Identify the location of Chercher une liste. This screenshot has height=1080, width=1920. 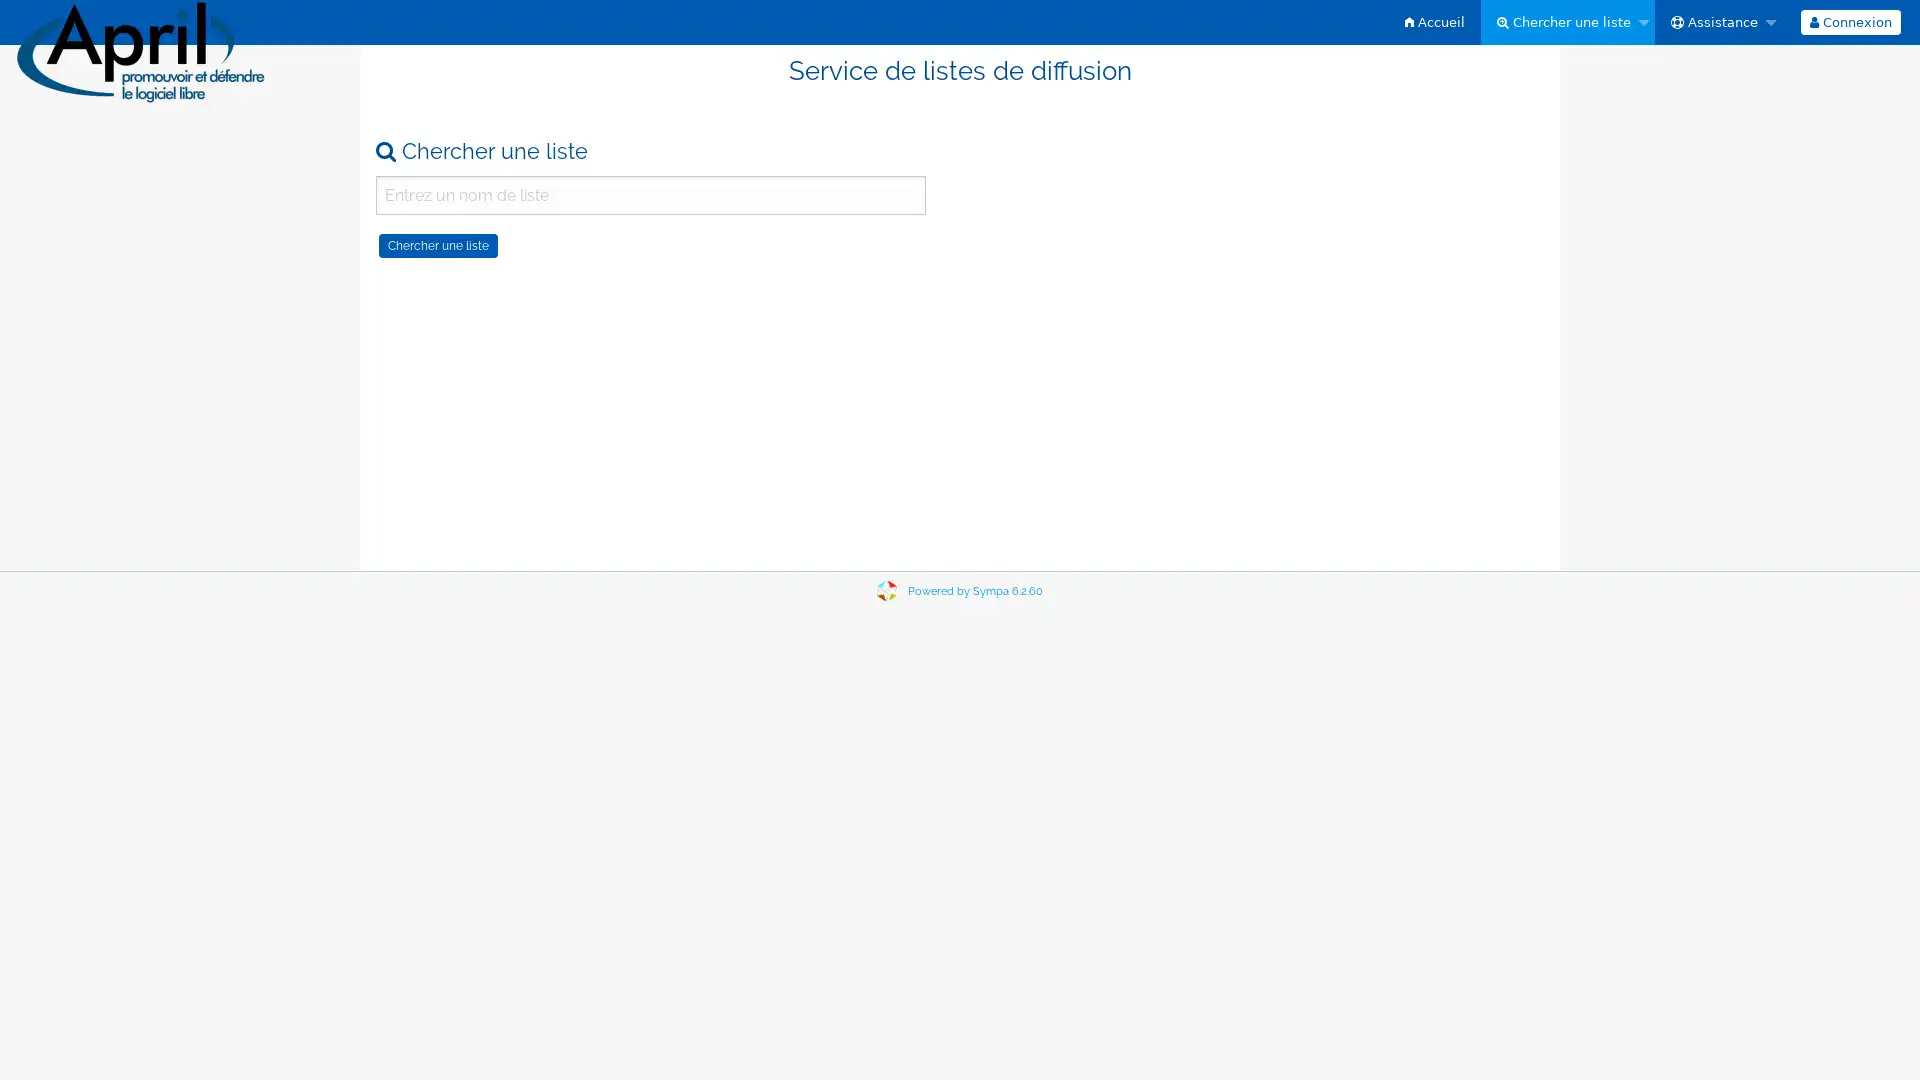
(437, 244).